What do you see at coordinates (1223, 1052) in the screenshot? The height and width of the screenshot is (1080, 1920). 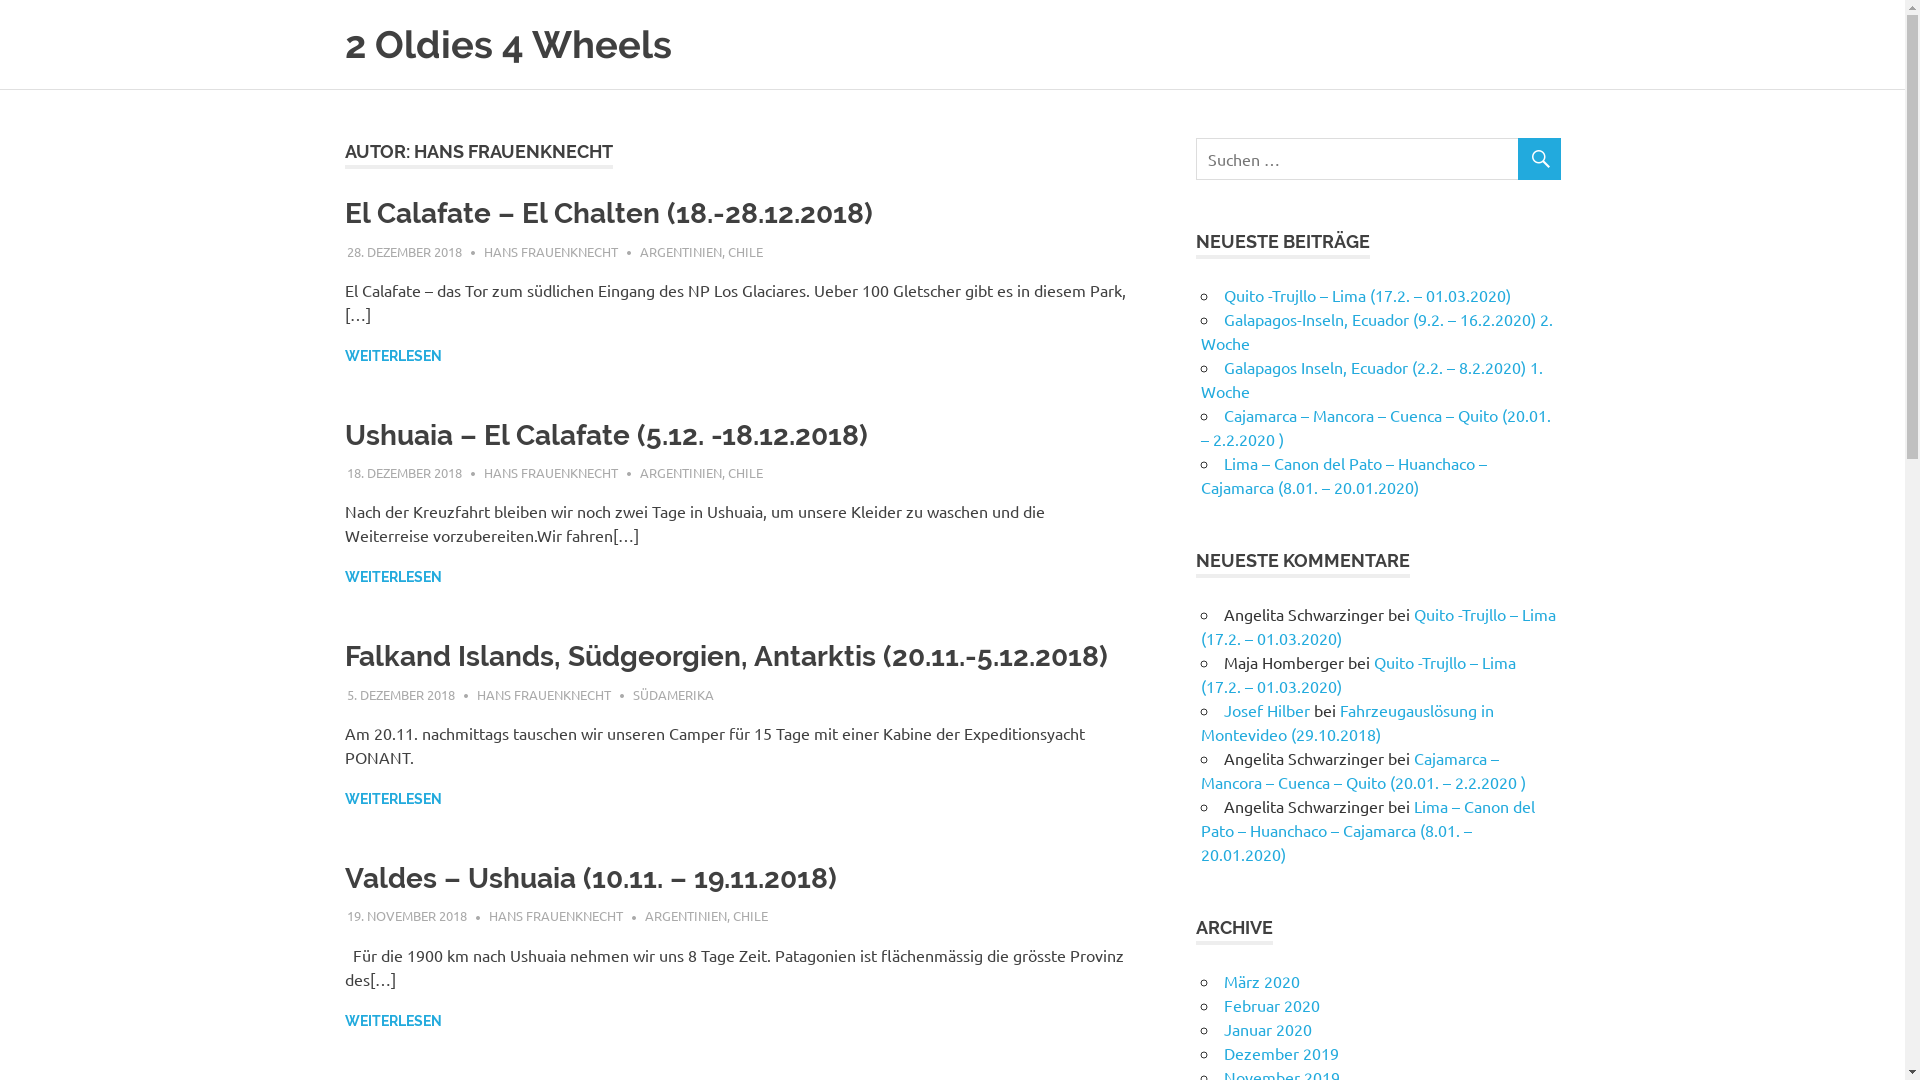 I see `'Dezember 2019'` at bounding box center [1223, 1052].